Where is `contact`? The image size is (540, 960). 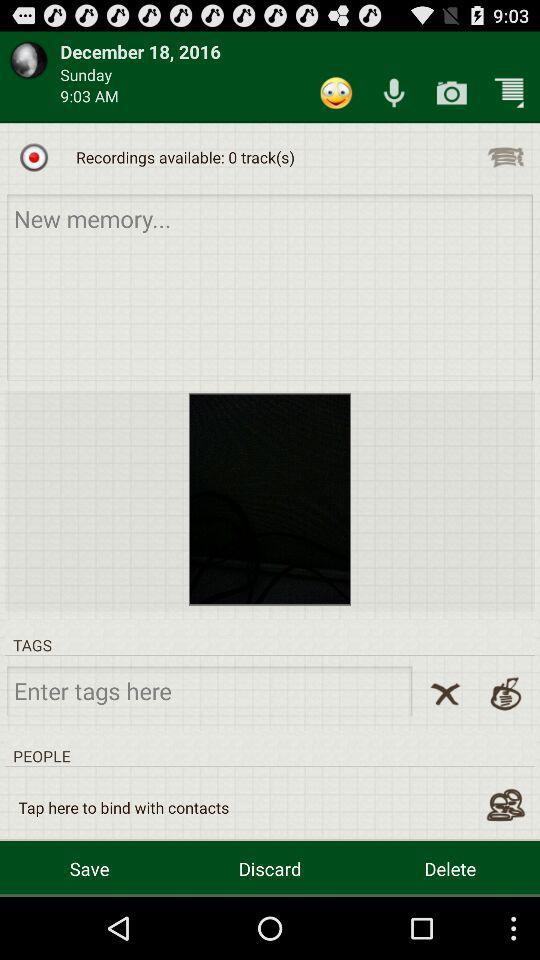 contact is located at coordinates (504, 805).